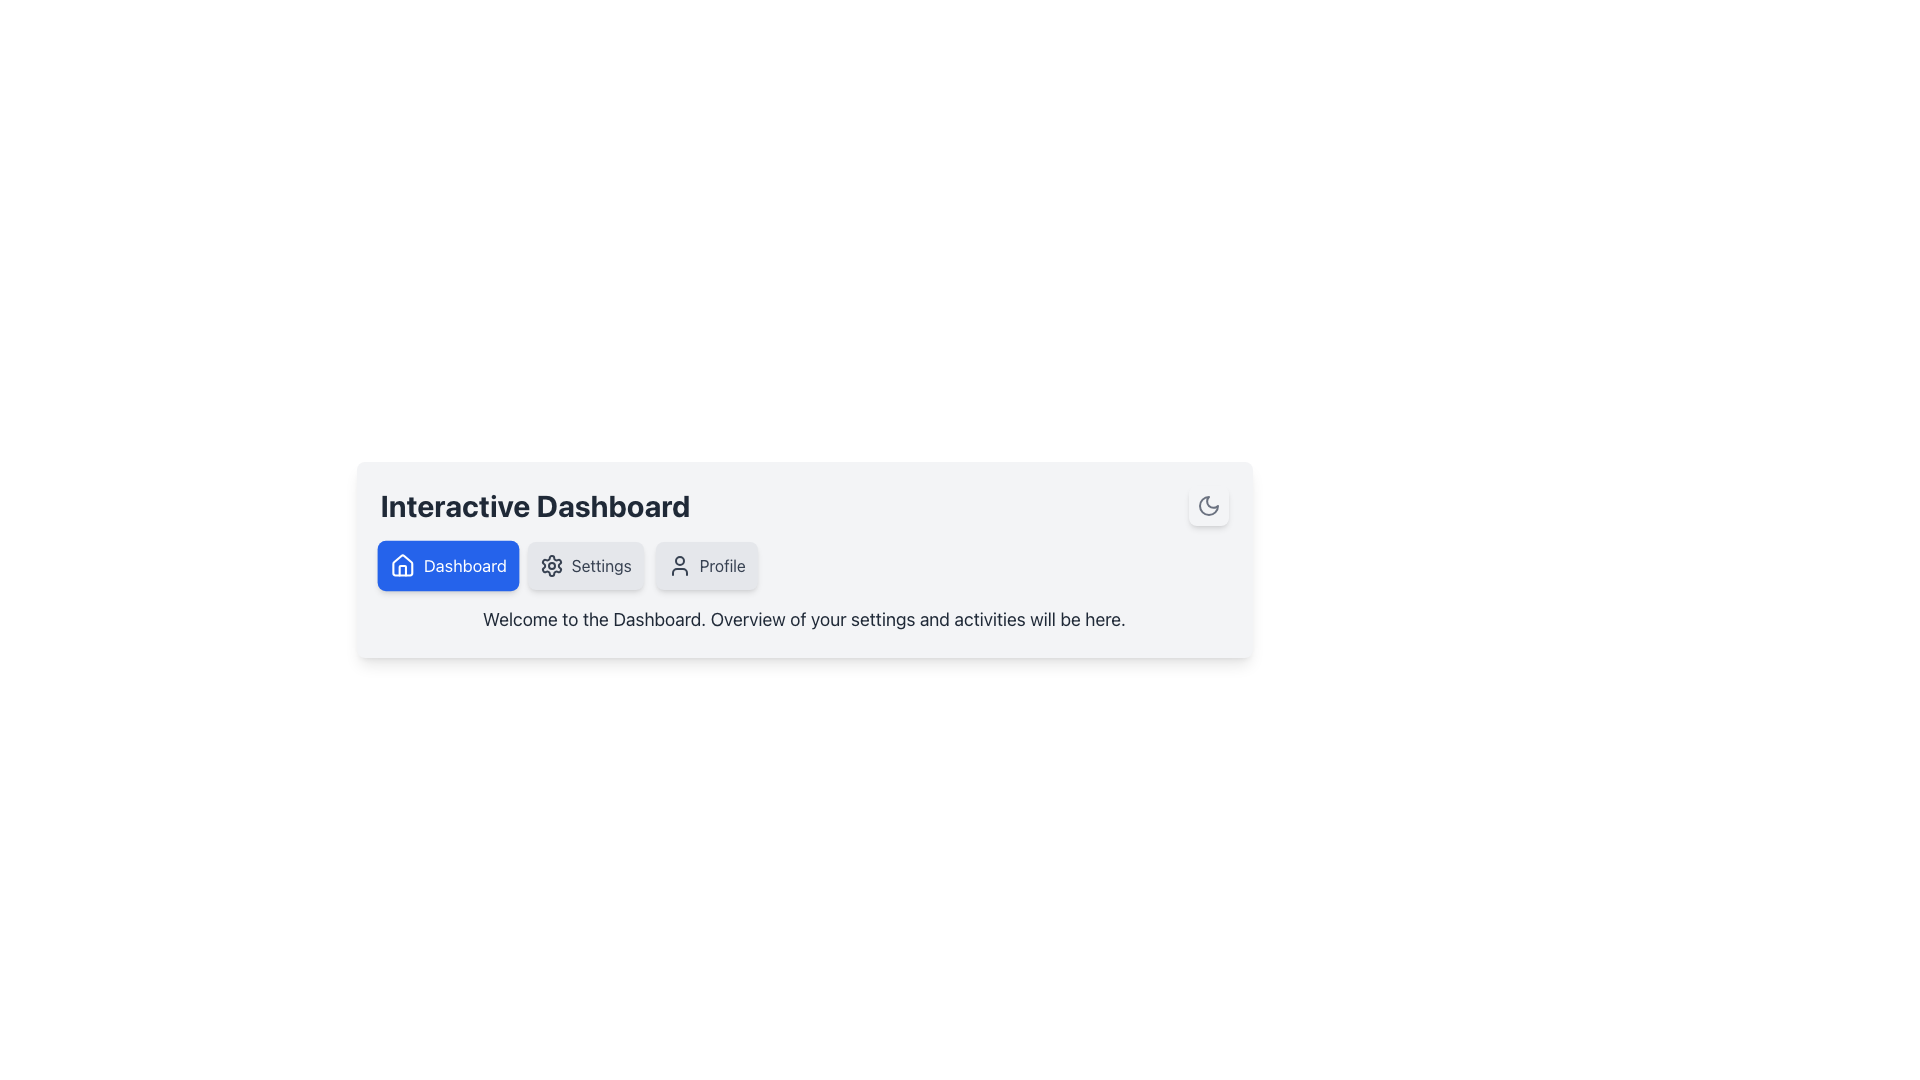 Image resolution: width=1920 pixels, height=1080 pixels. What do you see at coordinates (1207, 504) in the screenshot?
I see `the crescent moon icon in the top-right corner of the dashboard` at bounding box center [1207, 504].